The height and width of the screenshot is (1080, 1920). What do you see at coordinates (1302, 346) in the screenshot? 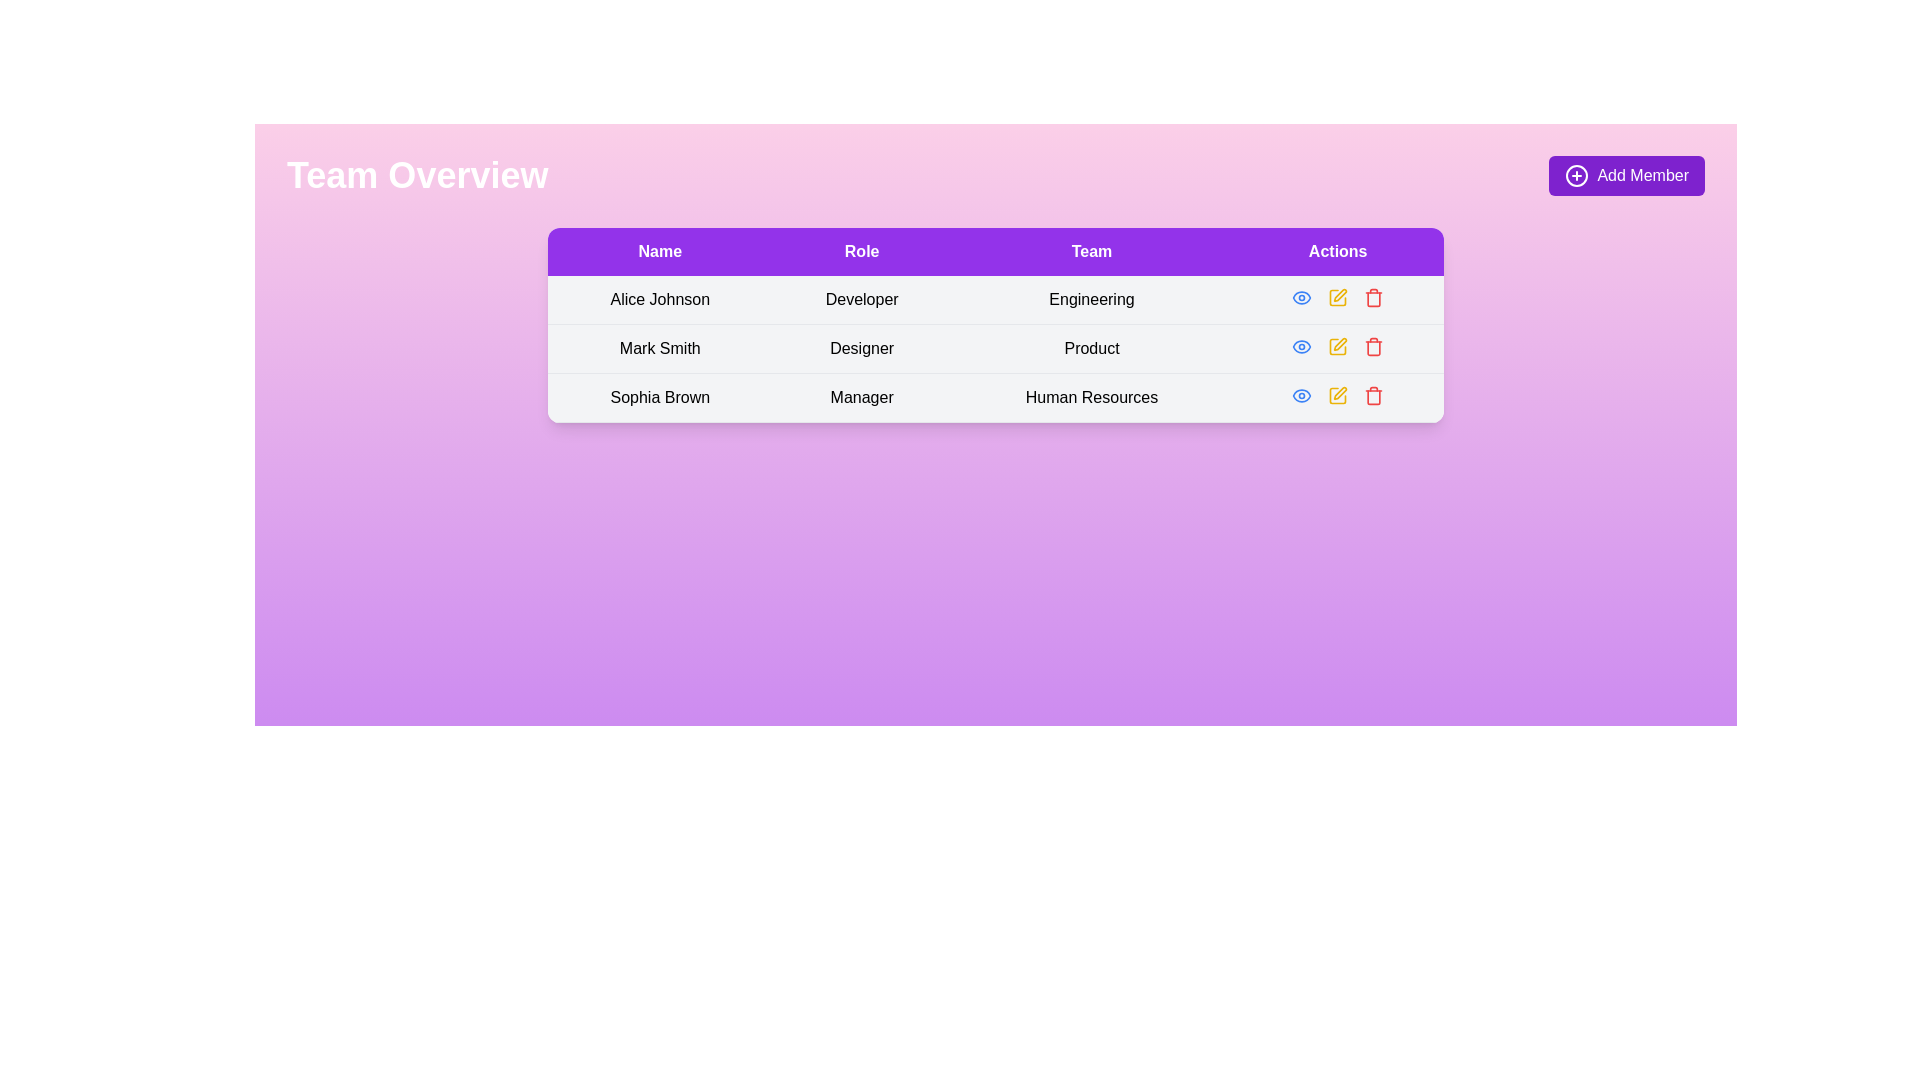
I see `the blue eye icon button located as the first element in the second row of action buttons` at bounding box center [1302, 346].